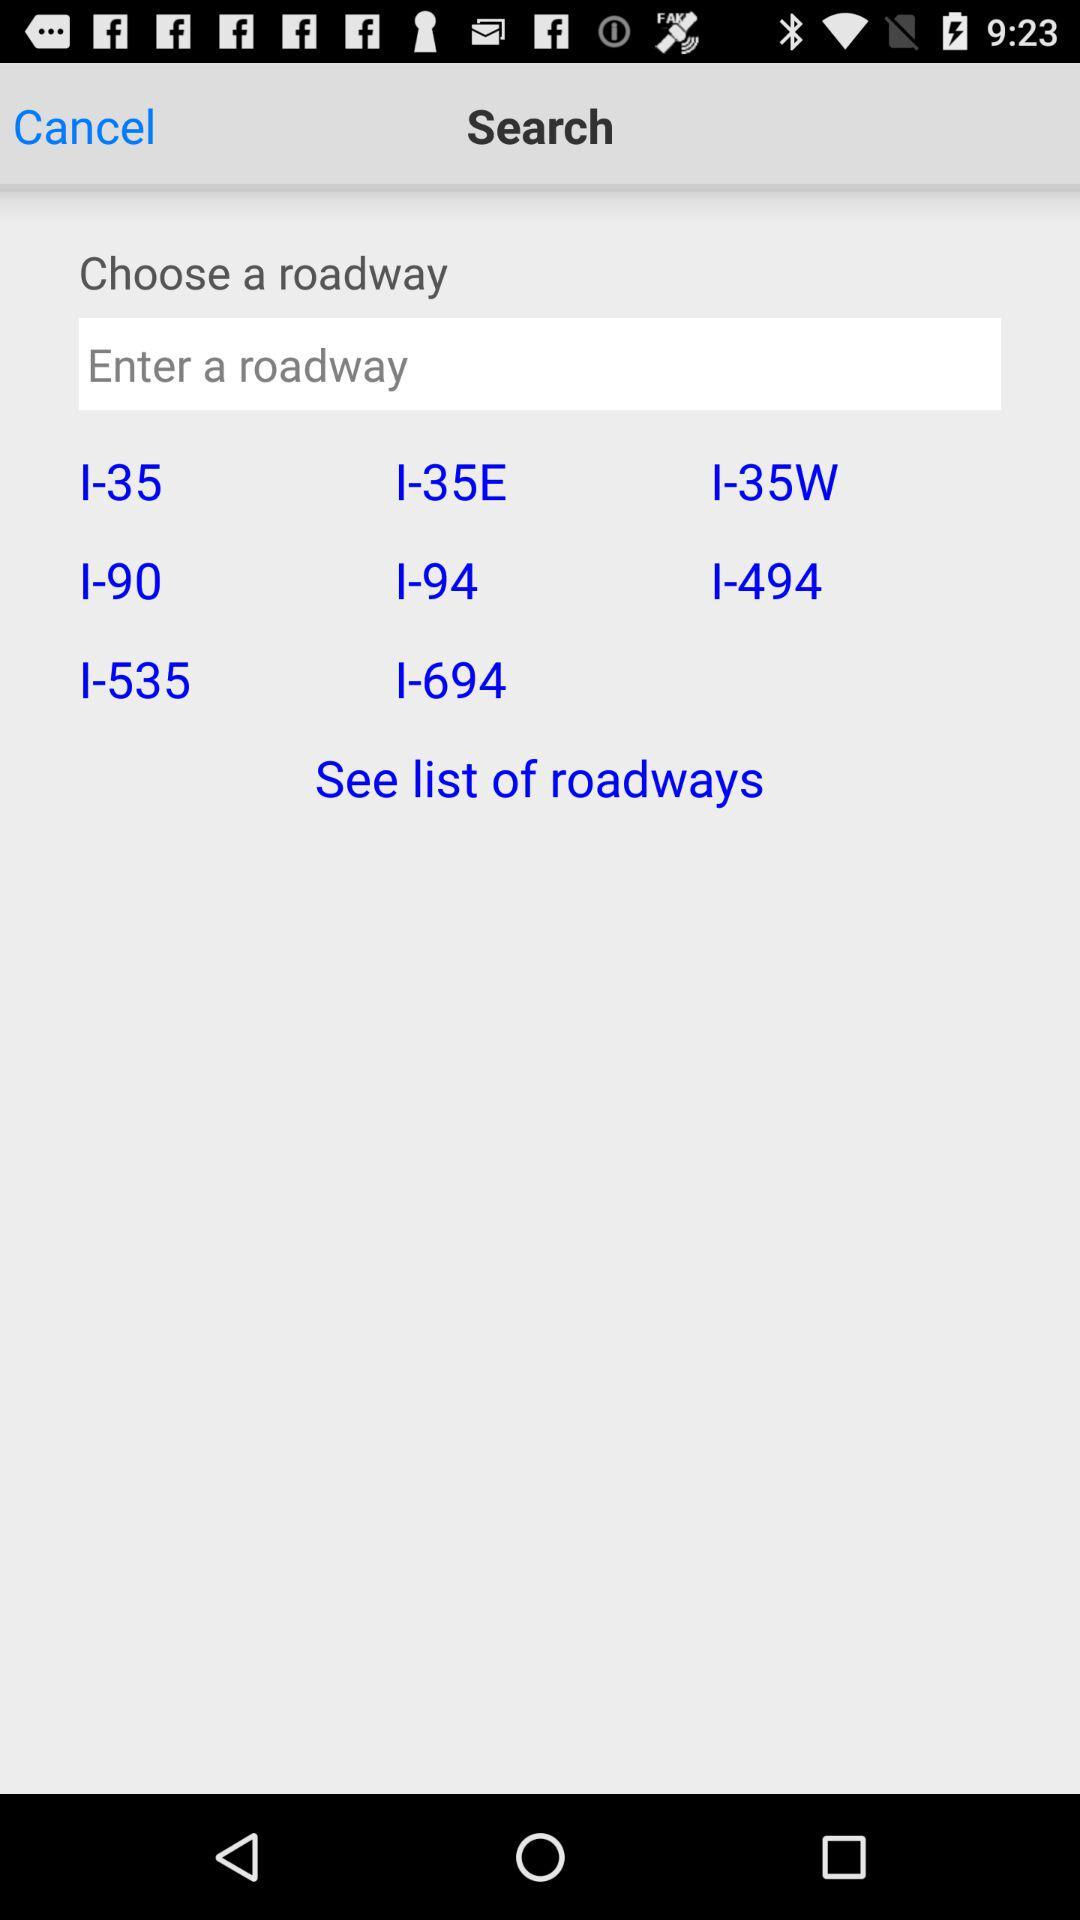  Describe the element at coordinates (538, 578) in the screenshot. I see `the i-94 app` at that location.